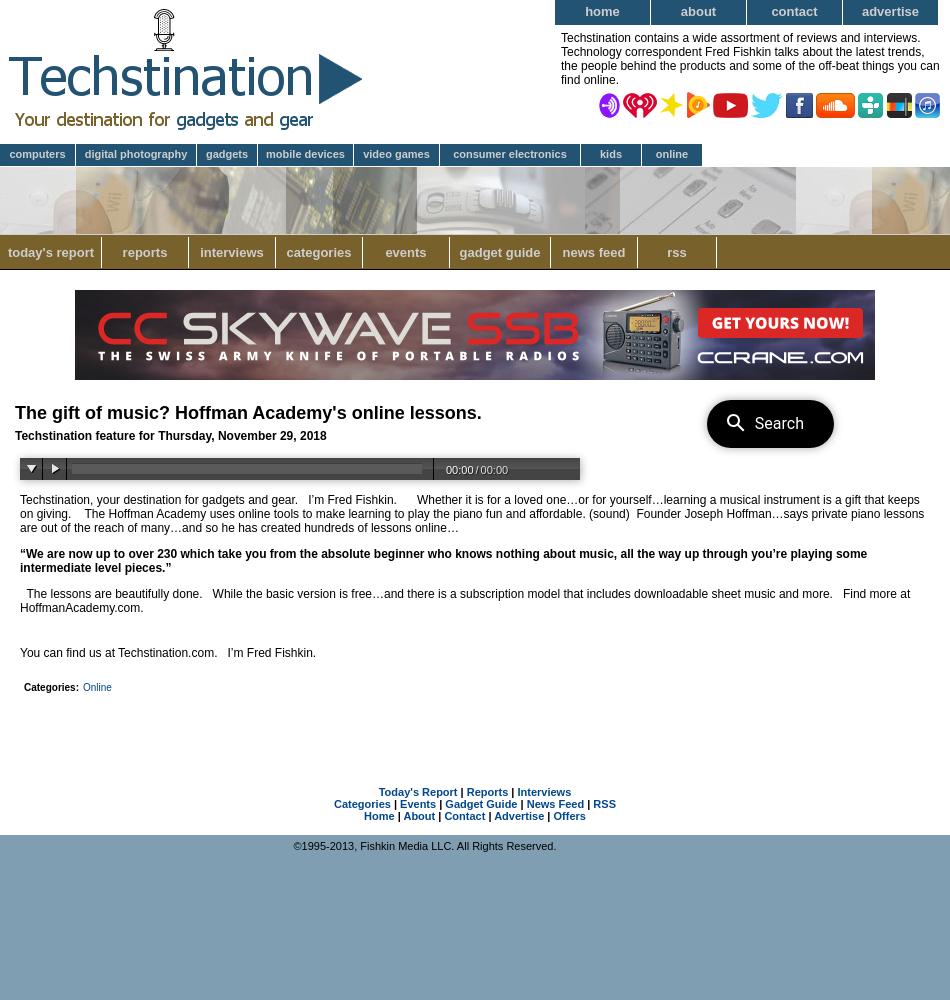 This screenshot has height=1000, width=950. I want to click on 'Home', so click(363, 815).